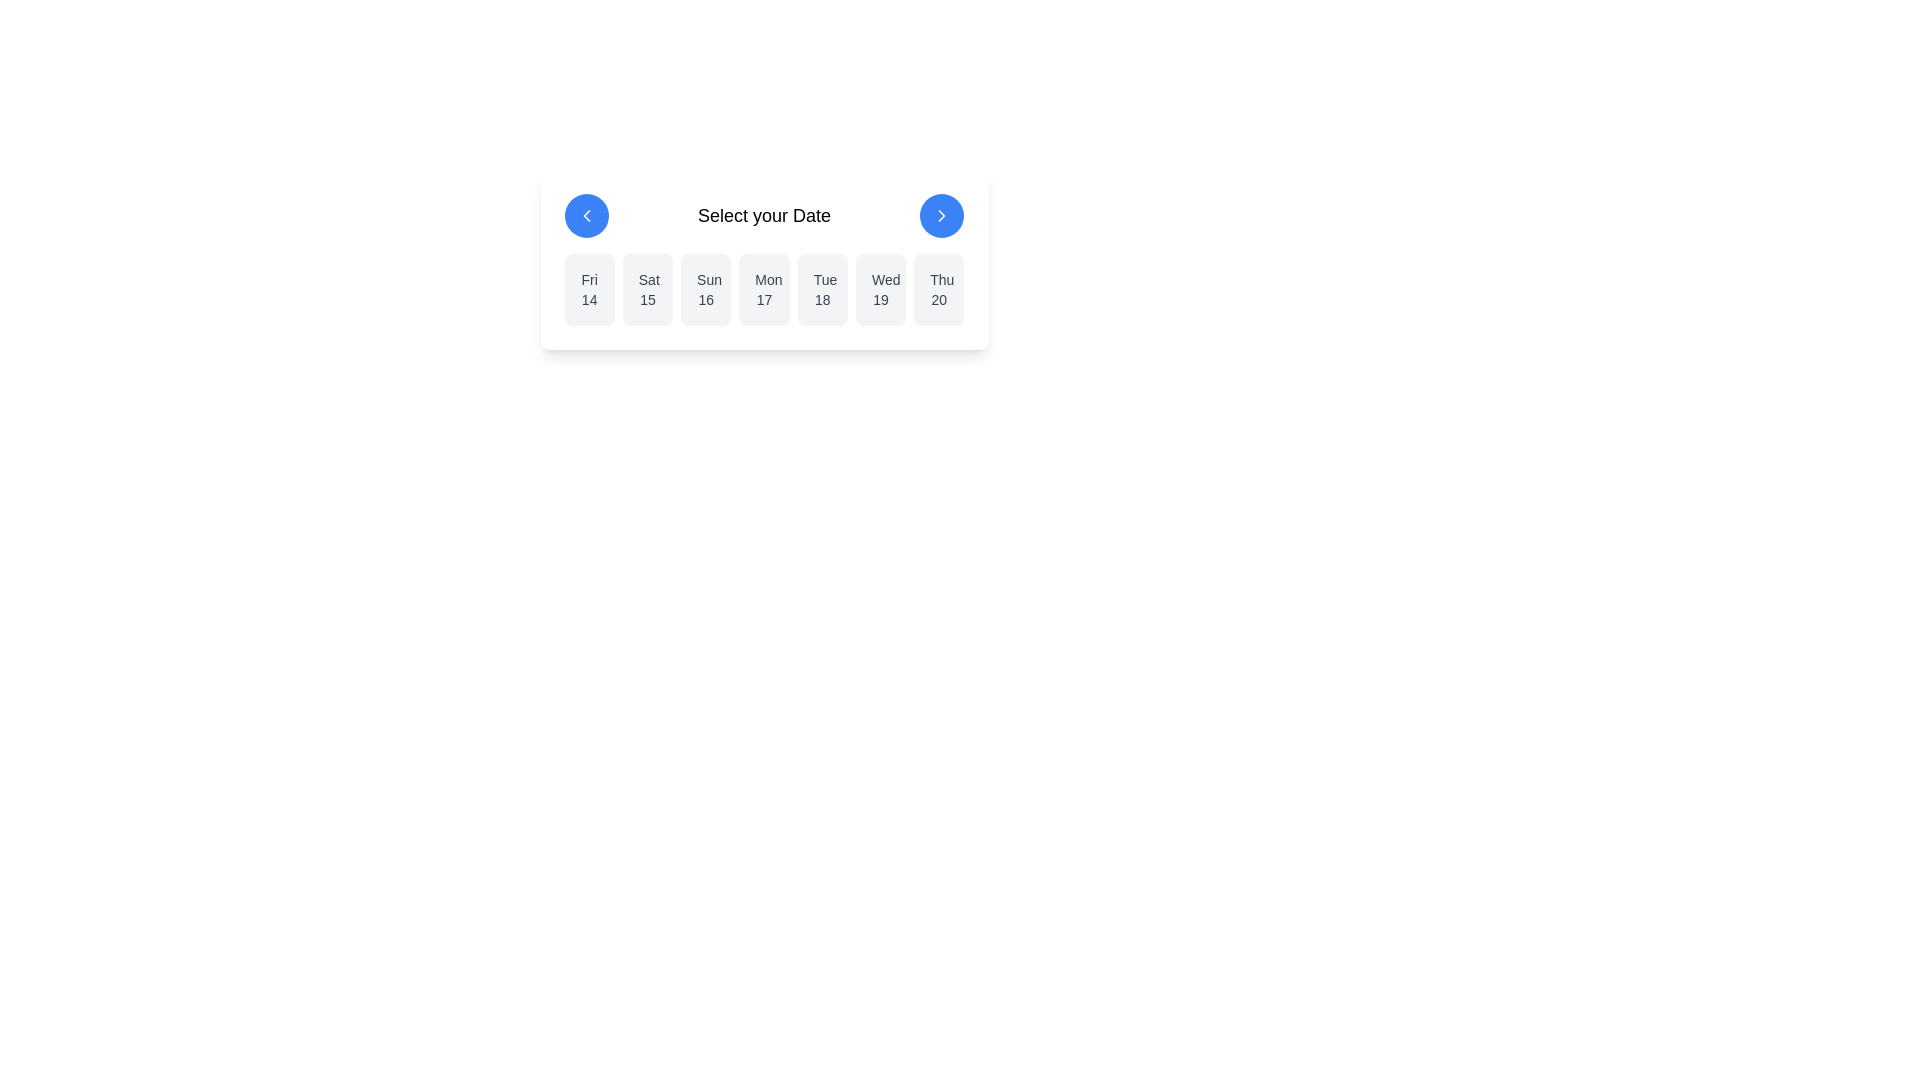  I want to click on the leftward-pointing chevron icon embedded inside a circular button with a blue background and white border, located at the far-left side of the horizontal interface section, so click(585, 216).